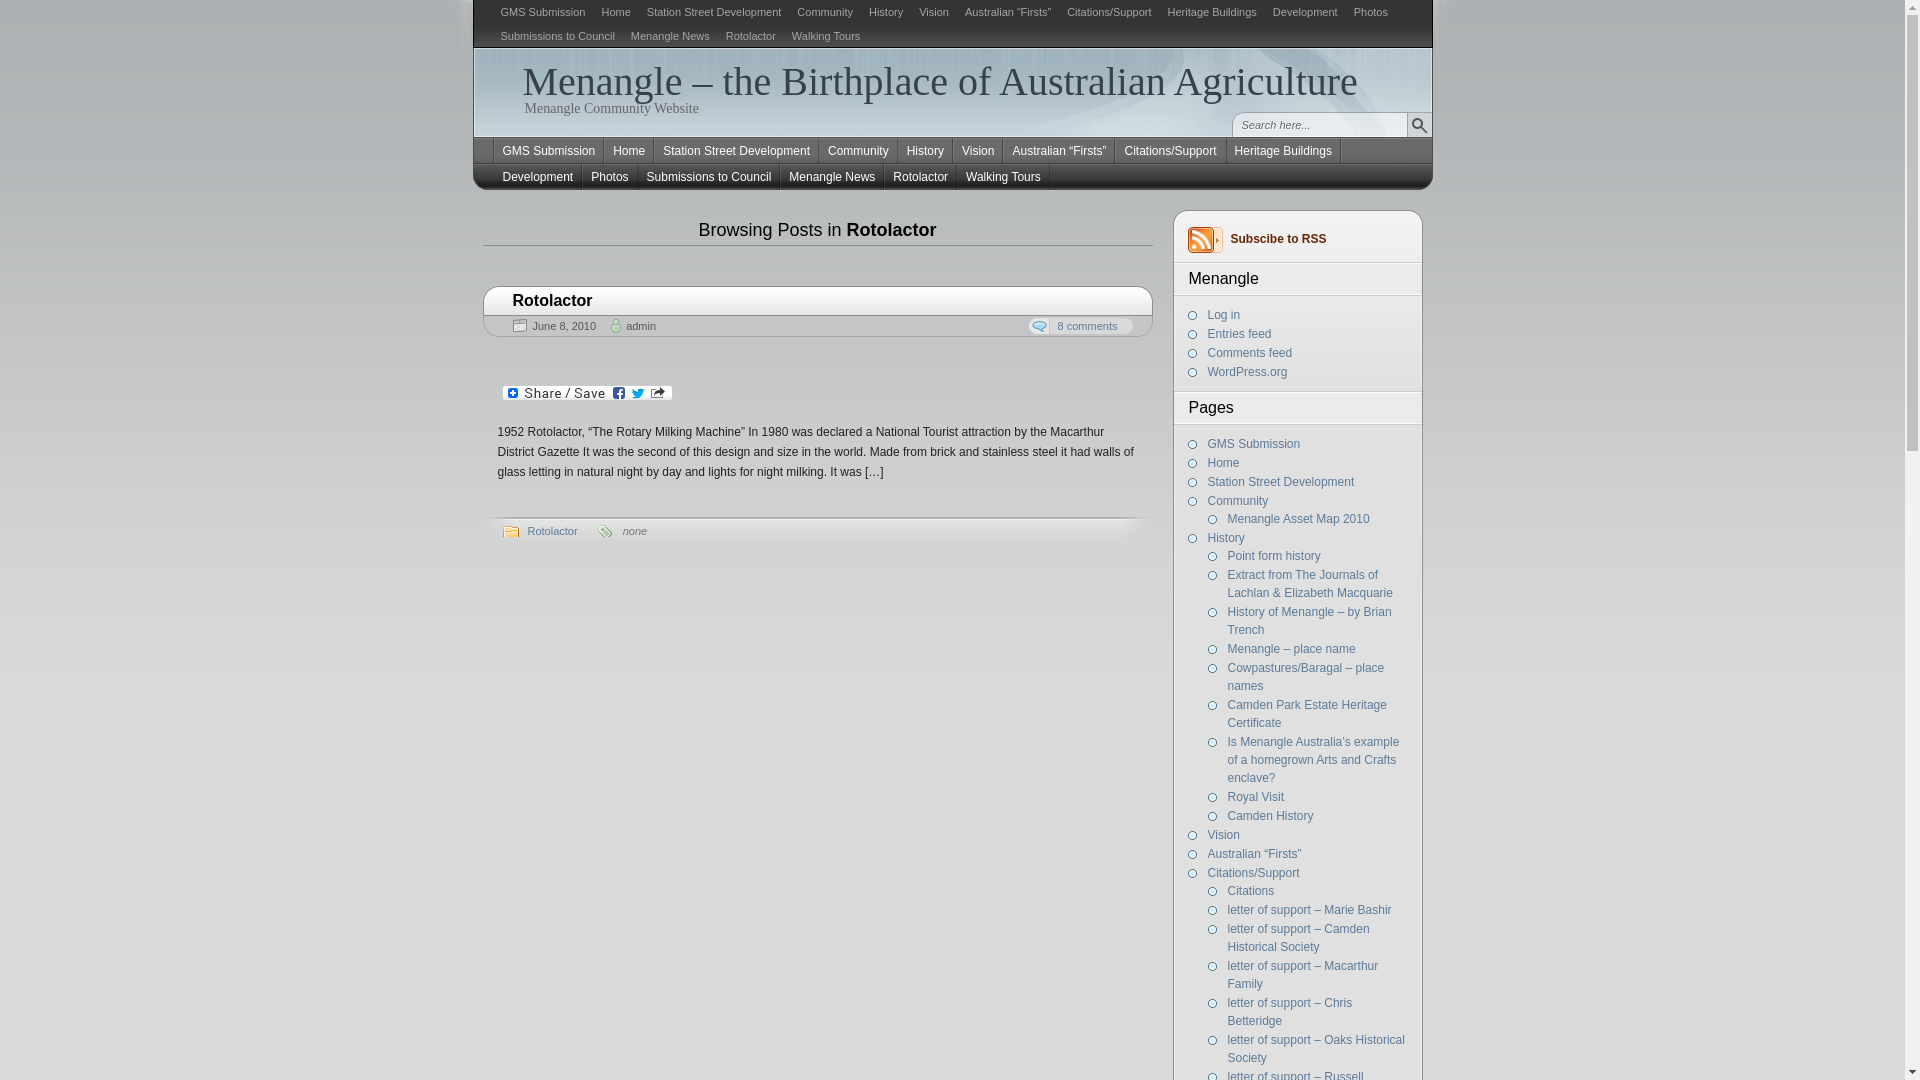 The width and height of the screenshot is (1920, 1080). What do you see at coordinates (825, 35) in the screenshot?
I see `'Walking Tours'` at bounding box center [825, 35].